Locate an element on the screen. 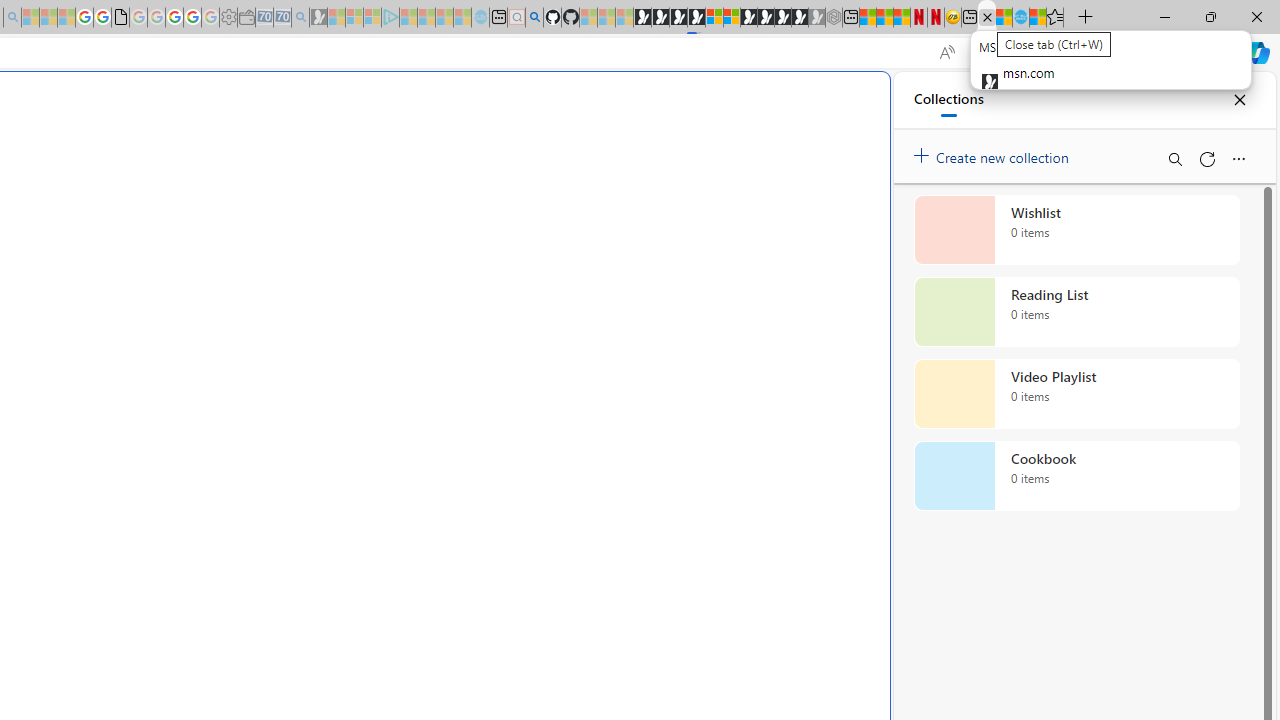 The width and height of the screenshot is (1280, 720). 'Create new collection' is located at coordinates (995, 152).